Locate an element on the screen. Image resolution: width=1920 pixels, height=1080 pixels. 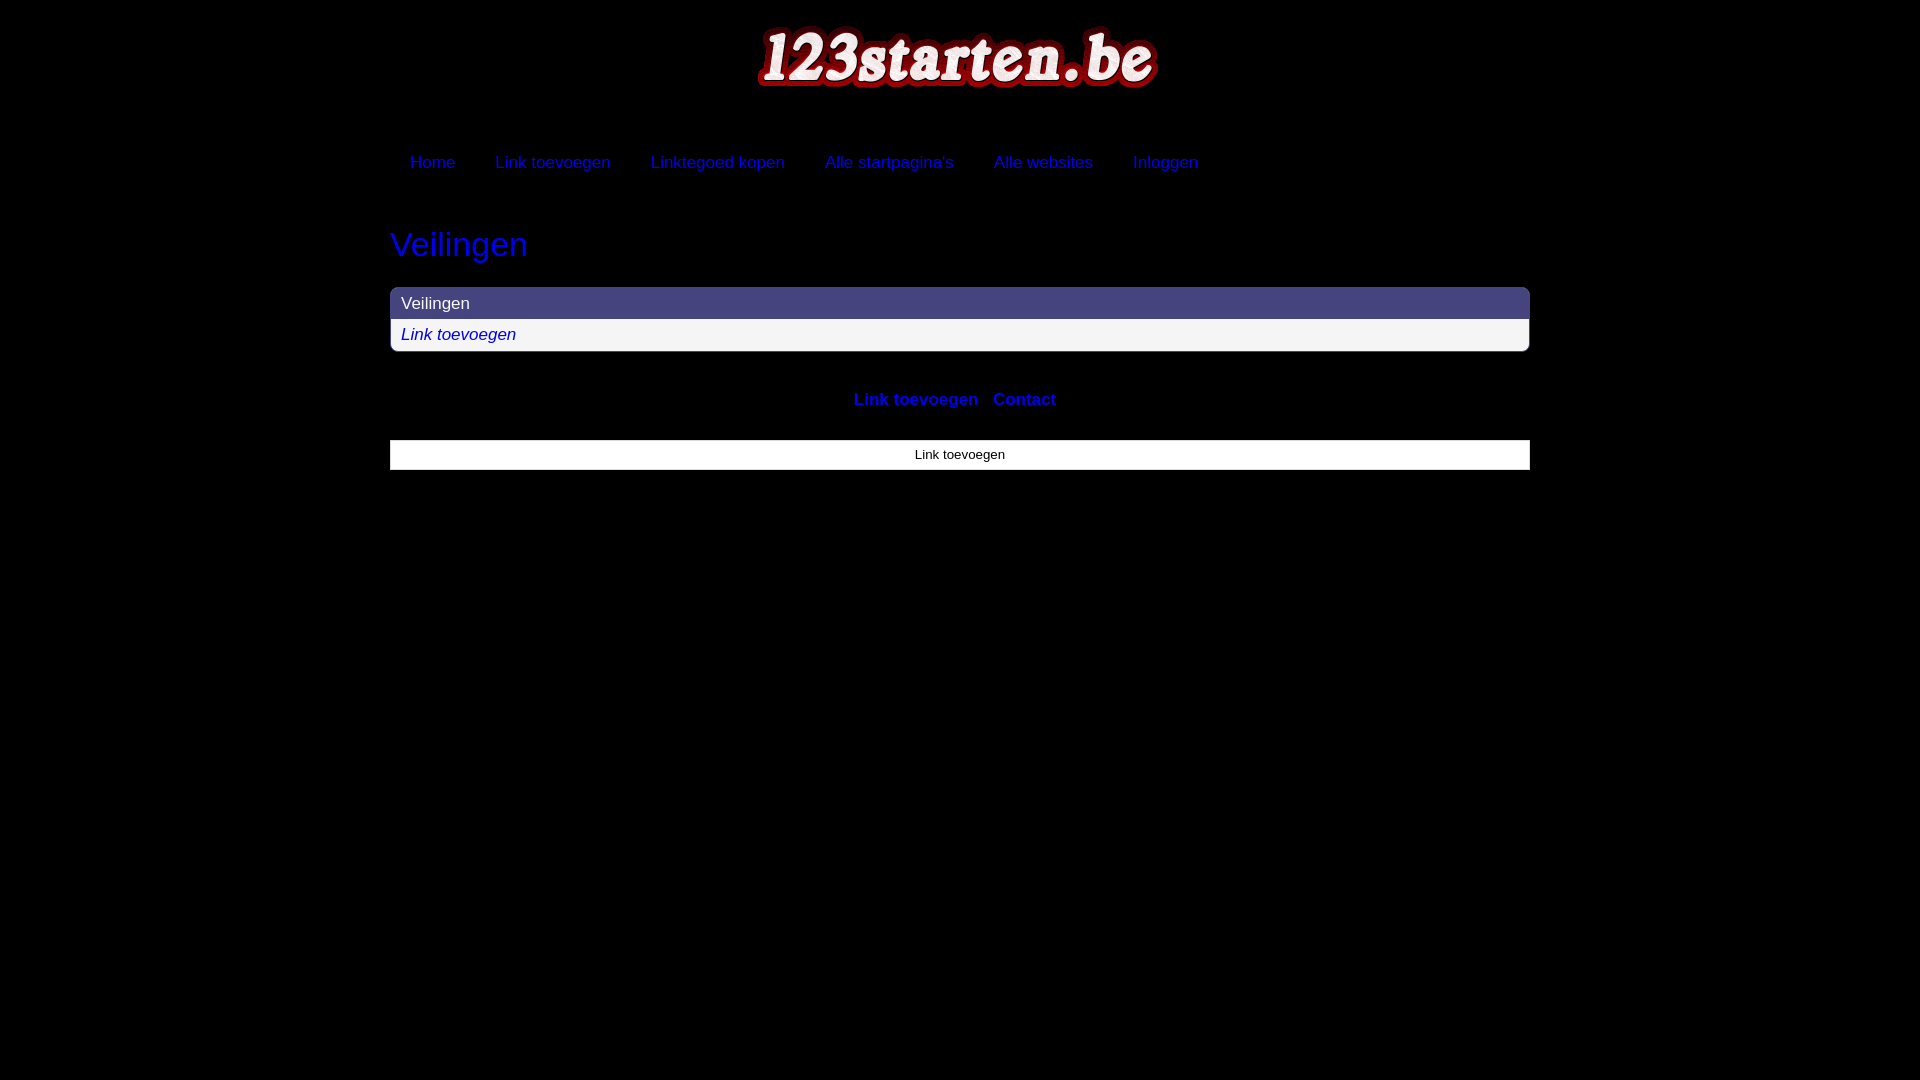
'Home' is located at coordinates (431, 161).